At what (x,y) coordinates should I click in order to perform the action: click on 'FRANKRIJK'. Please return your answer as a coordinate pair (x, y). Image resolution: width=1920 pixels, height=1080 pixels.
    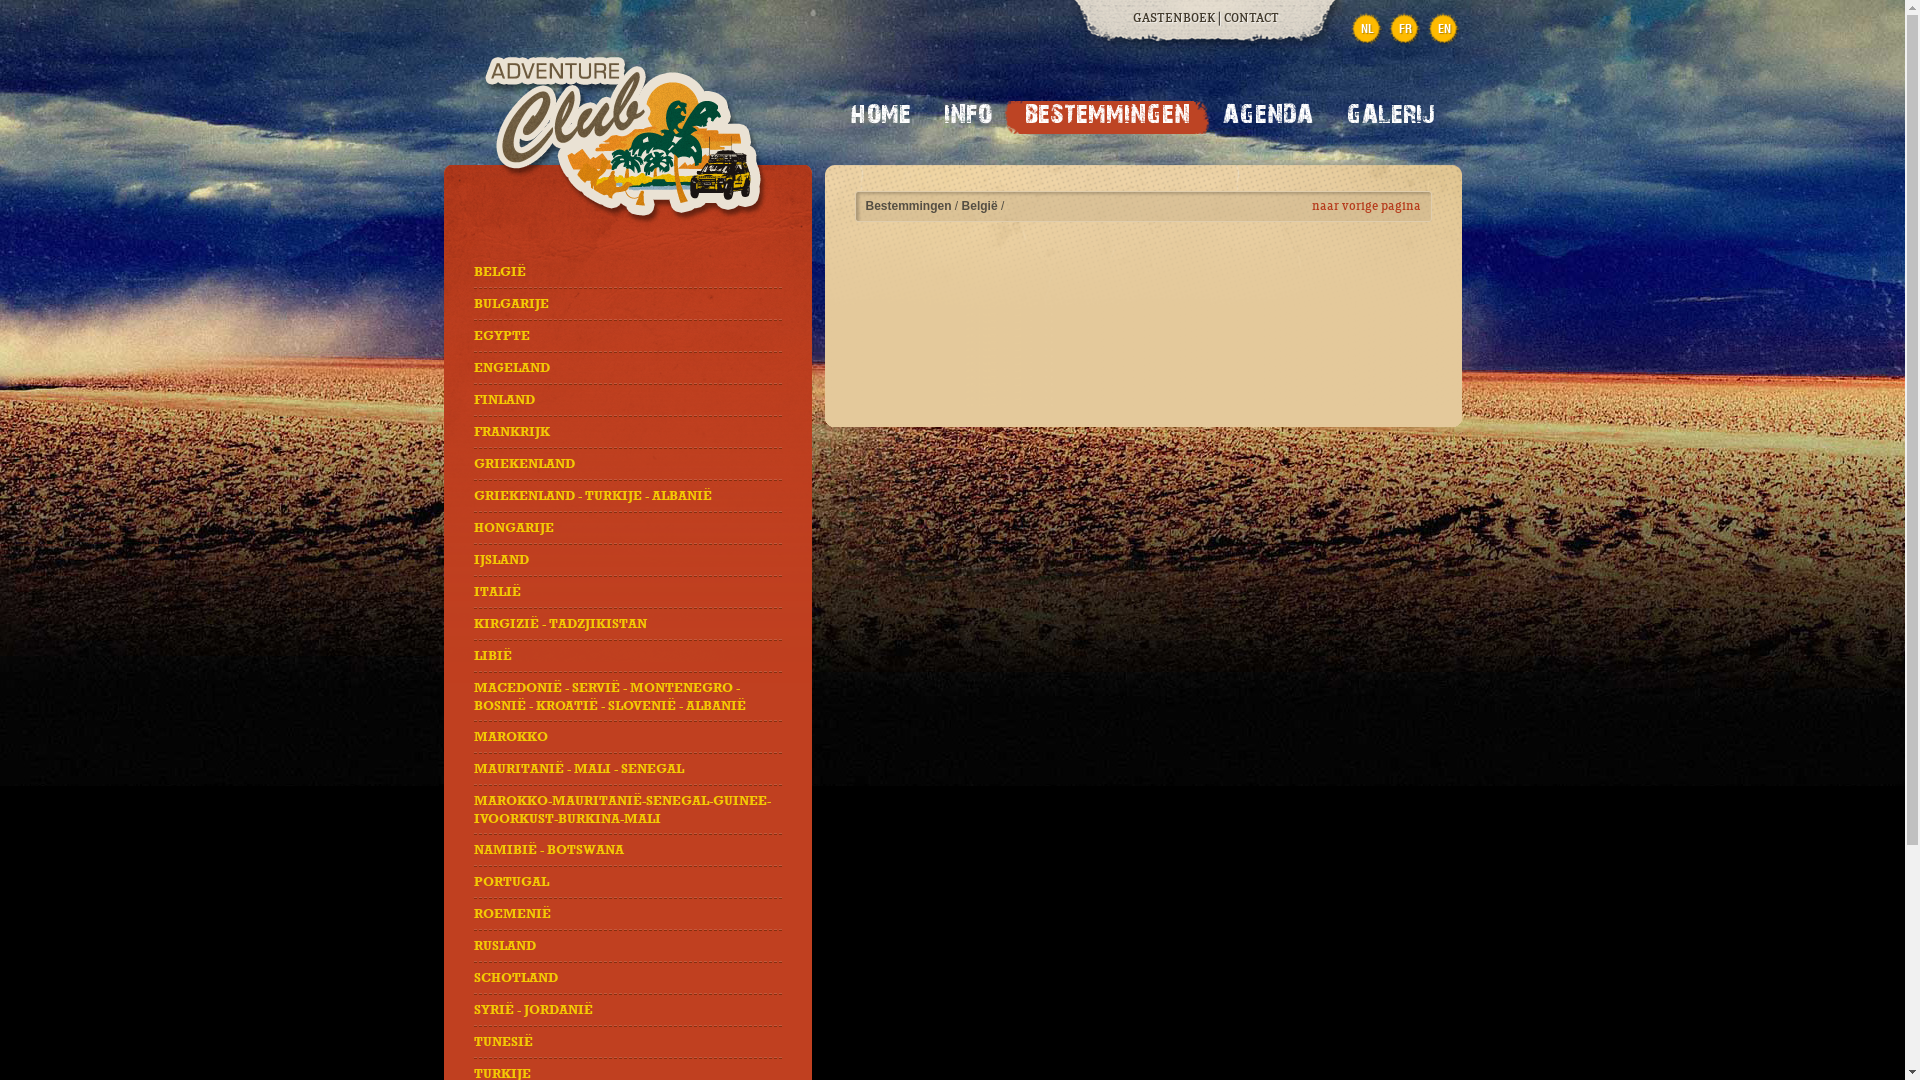
    Looking at the image, I should click on (512, 431).